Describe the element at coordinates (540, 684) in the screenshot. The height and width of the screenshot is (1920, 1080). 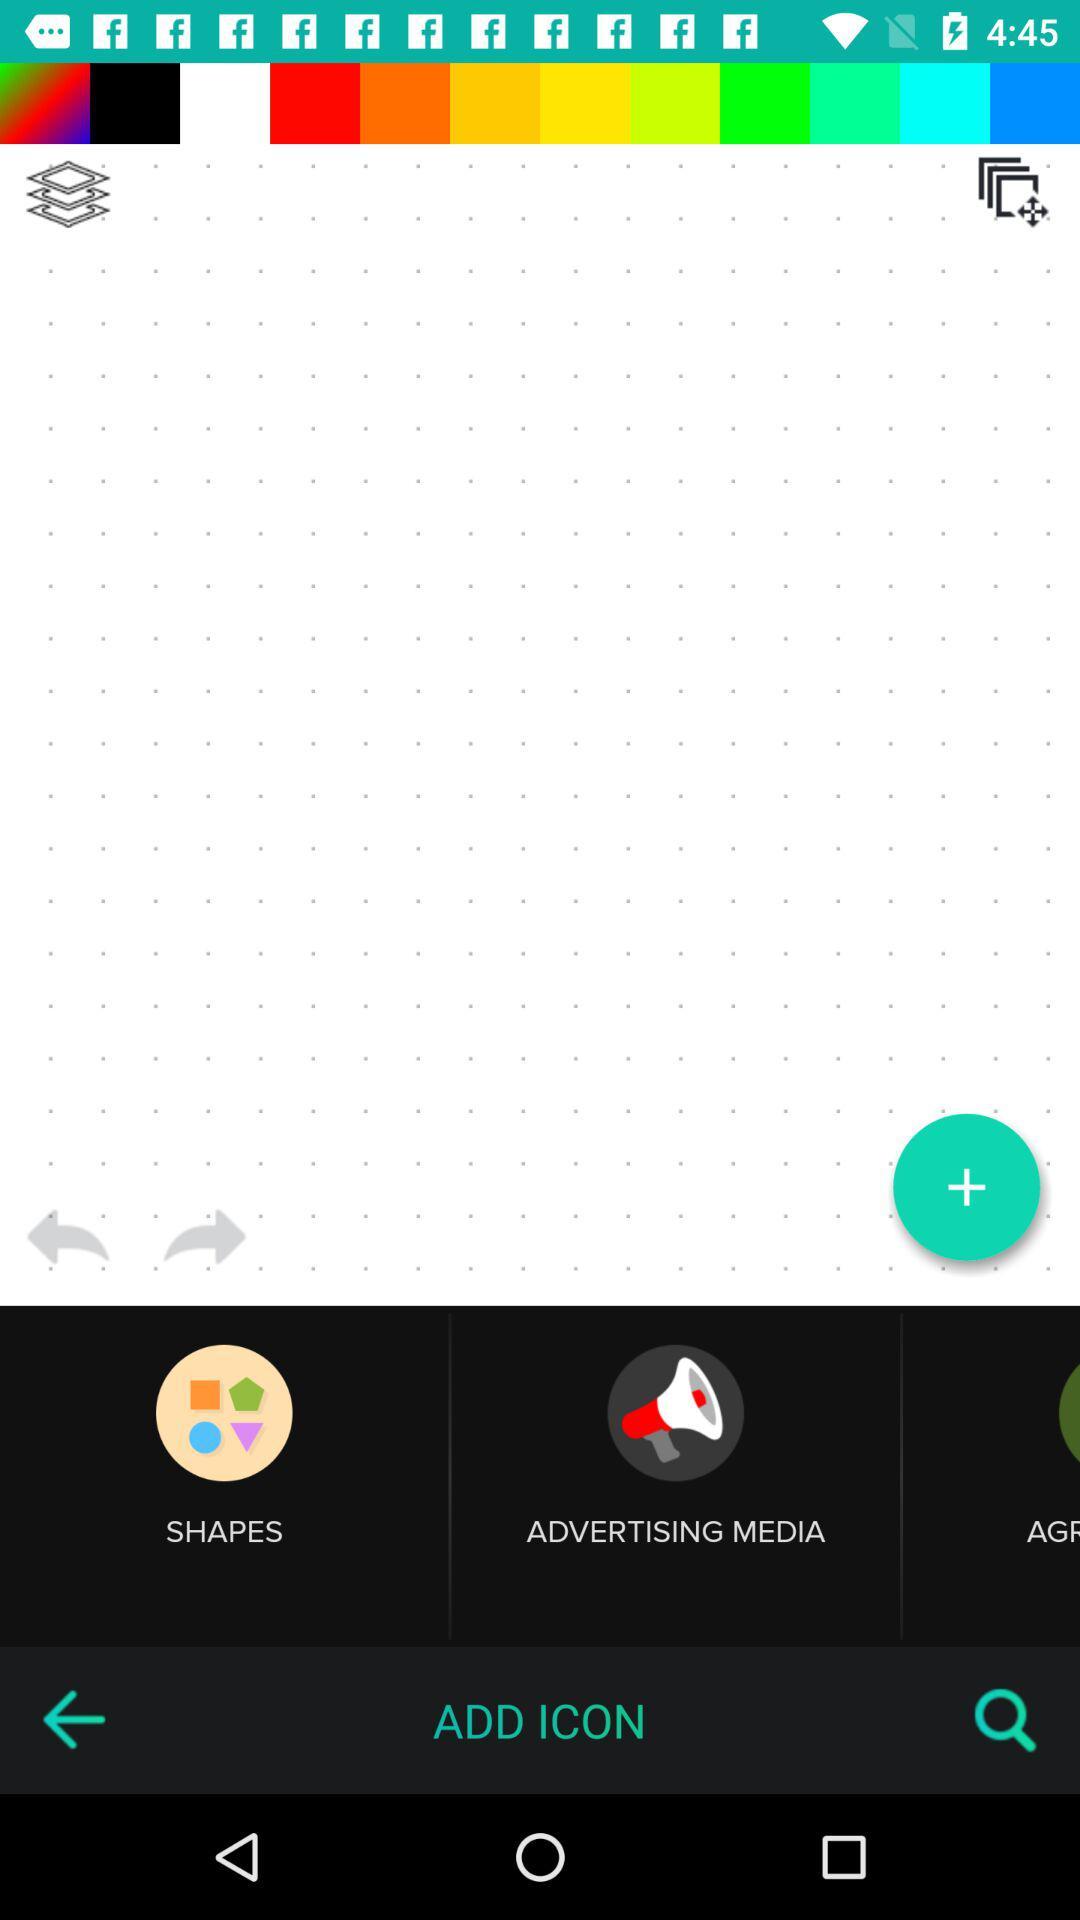
I see `icon to page` at that location.